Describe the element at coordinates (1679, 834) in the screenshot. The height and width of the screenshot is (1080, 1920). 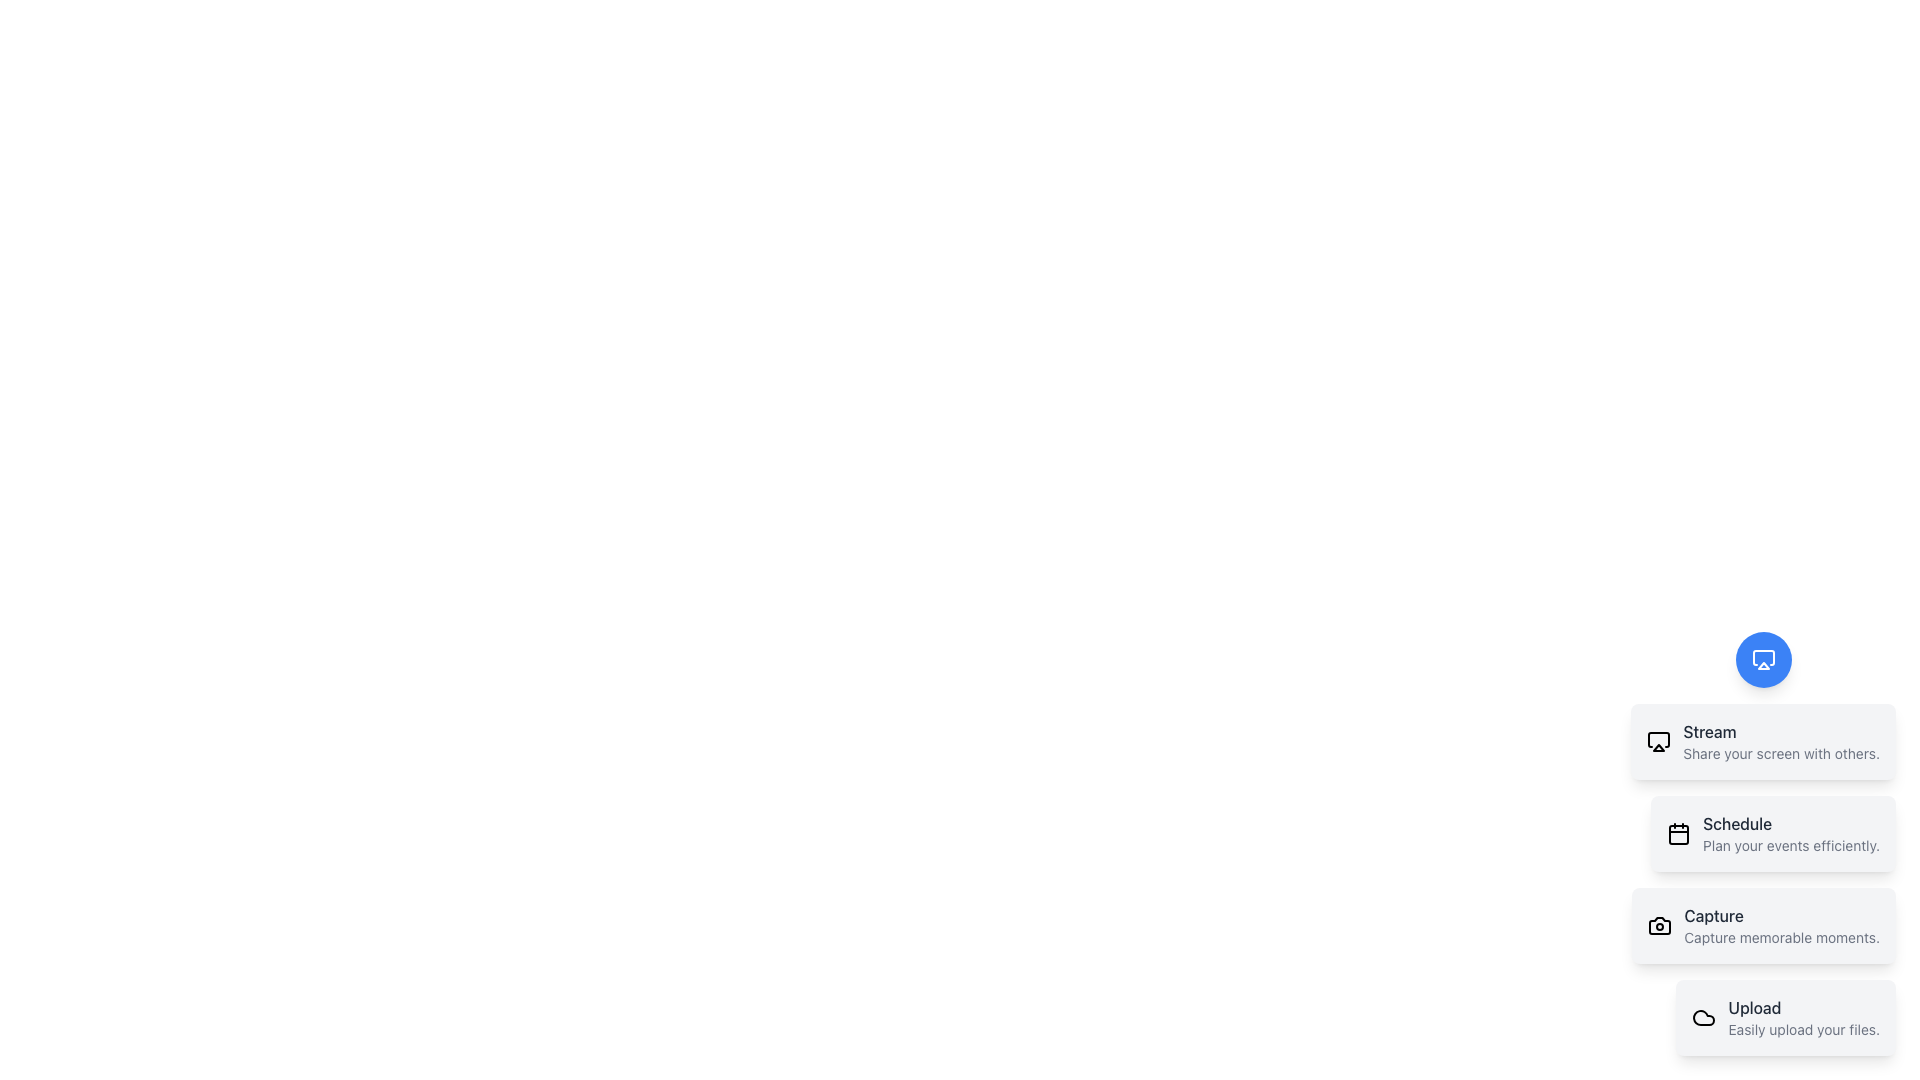
I see `the decorative part of the calendar icon that represents scheduling, located below the 'Stream' text and above the 'Capture' text in the vertical list of options` at that location.